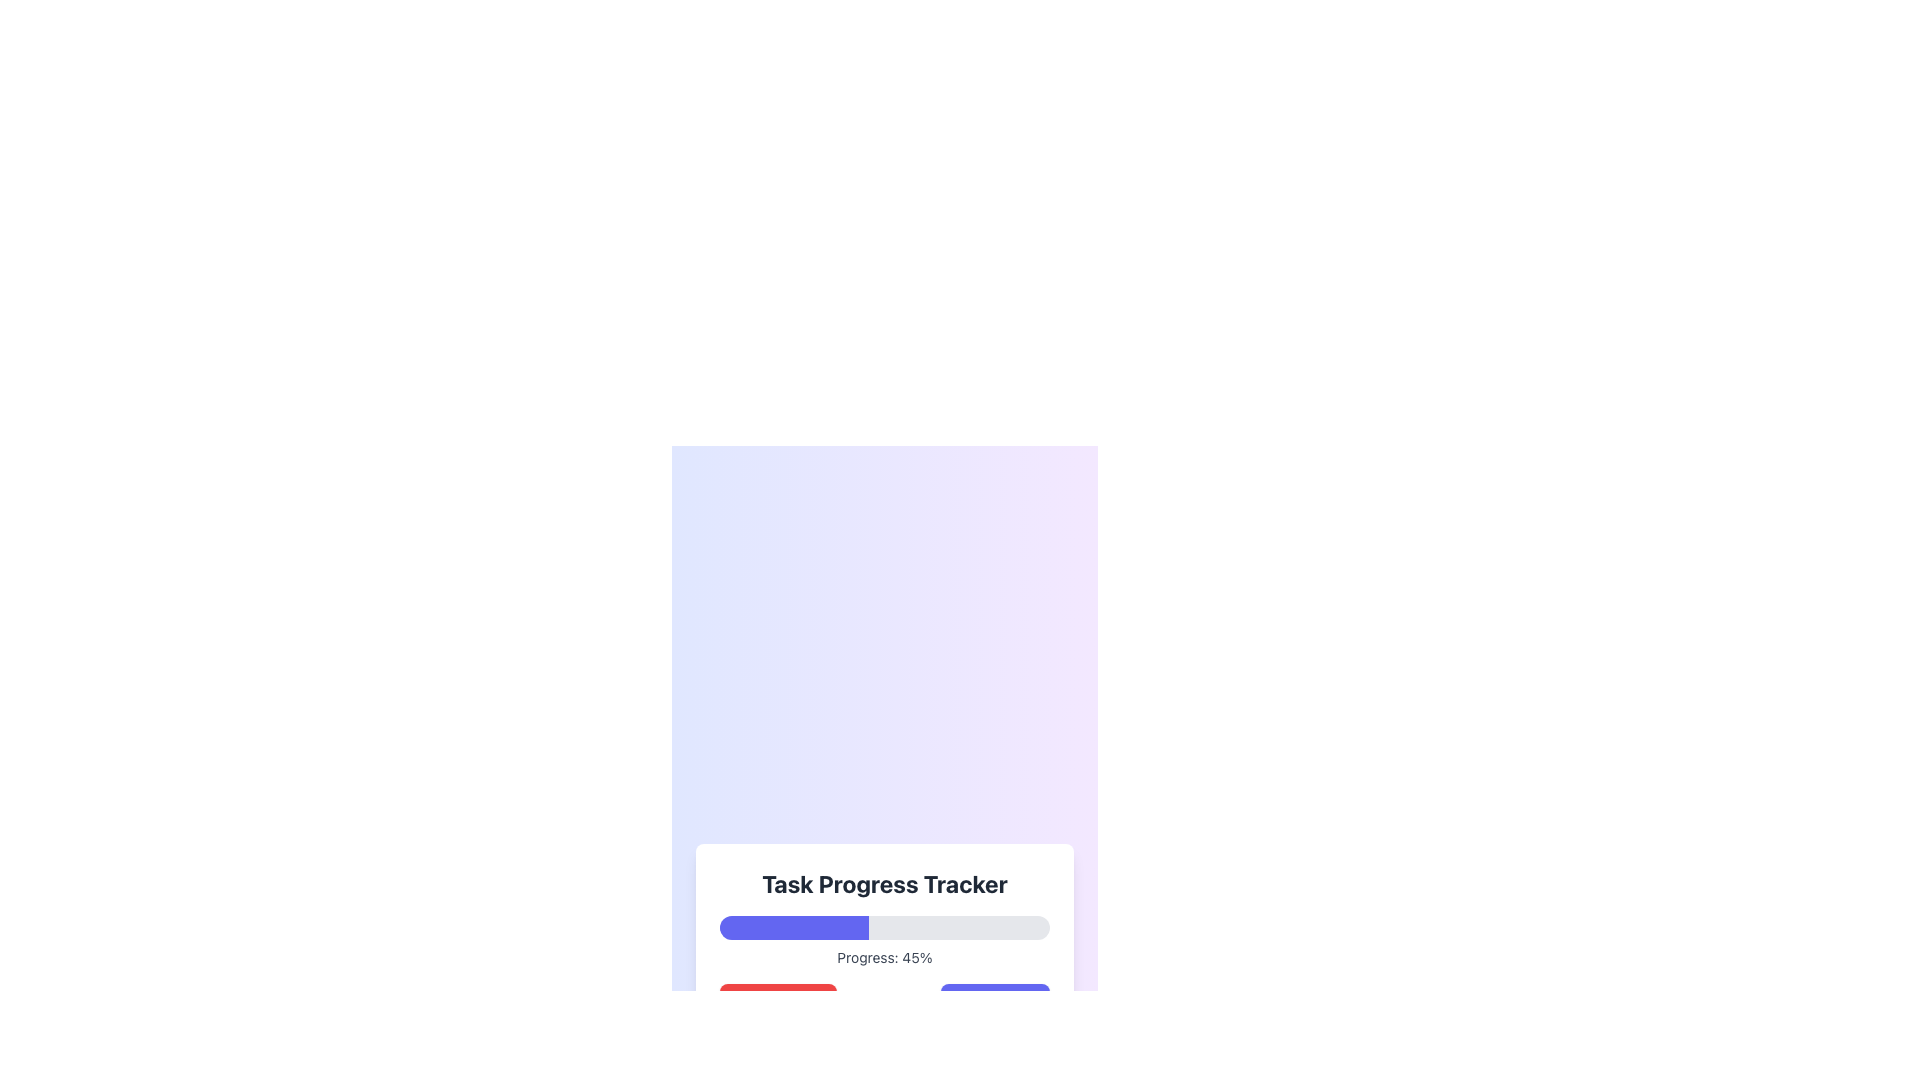 This screenshot has width=1920, height=1080. Describe the element at coordinates (883, 956) in the screenshot. I see `the text label displaying 'Progress: 45%' located below the progress bar in the 'Task Progress Tracker' card` at that location.